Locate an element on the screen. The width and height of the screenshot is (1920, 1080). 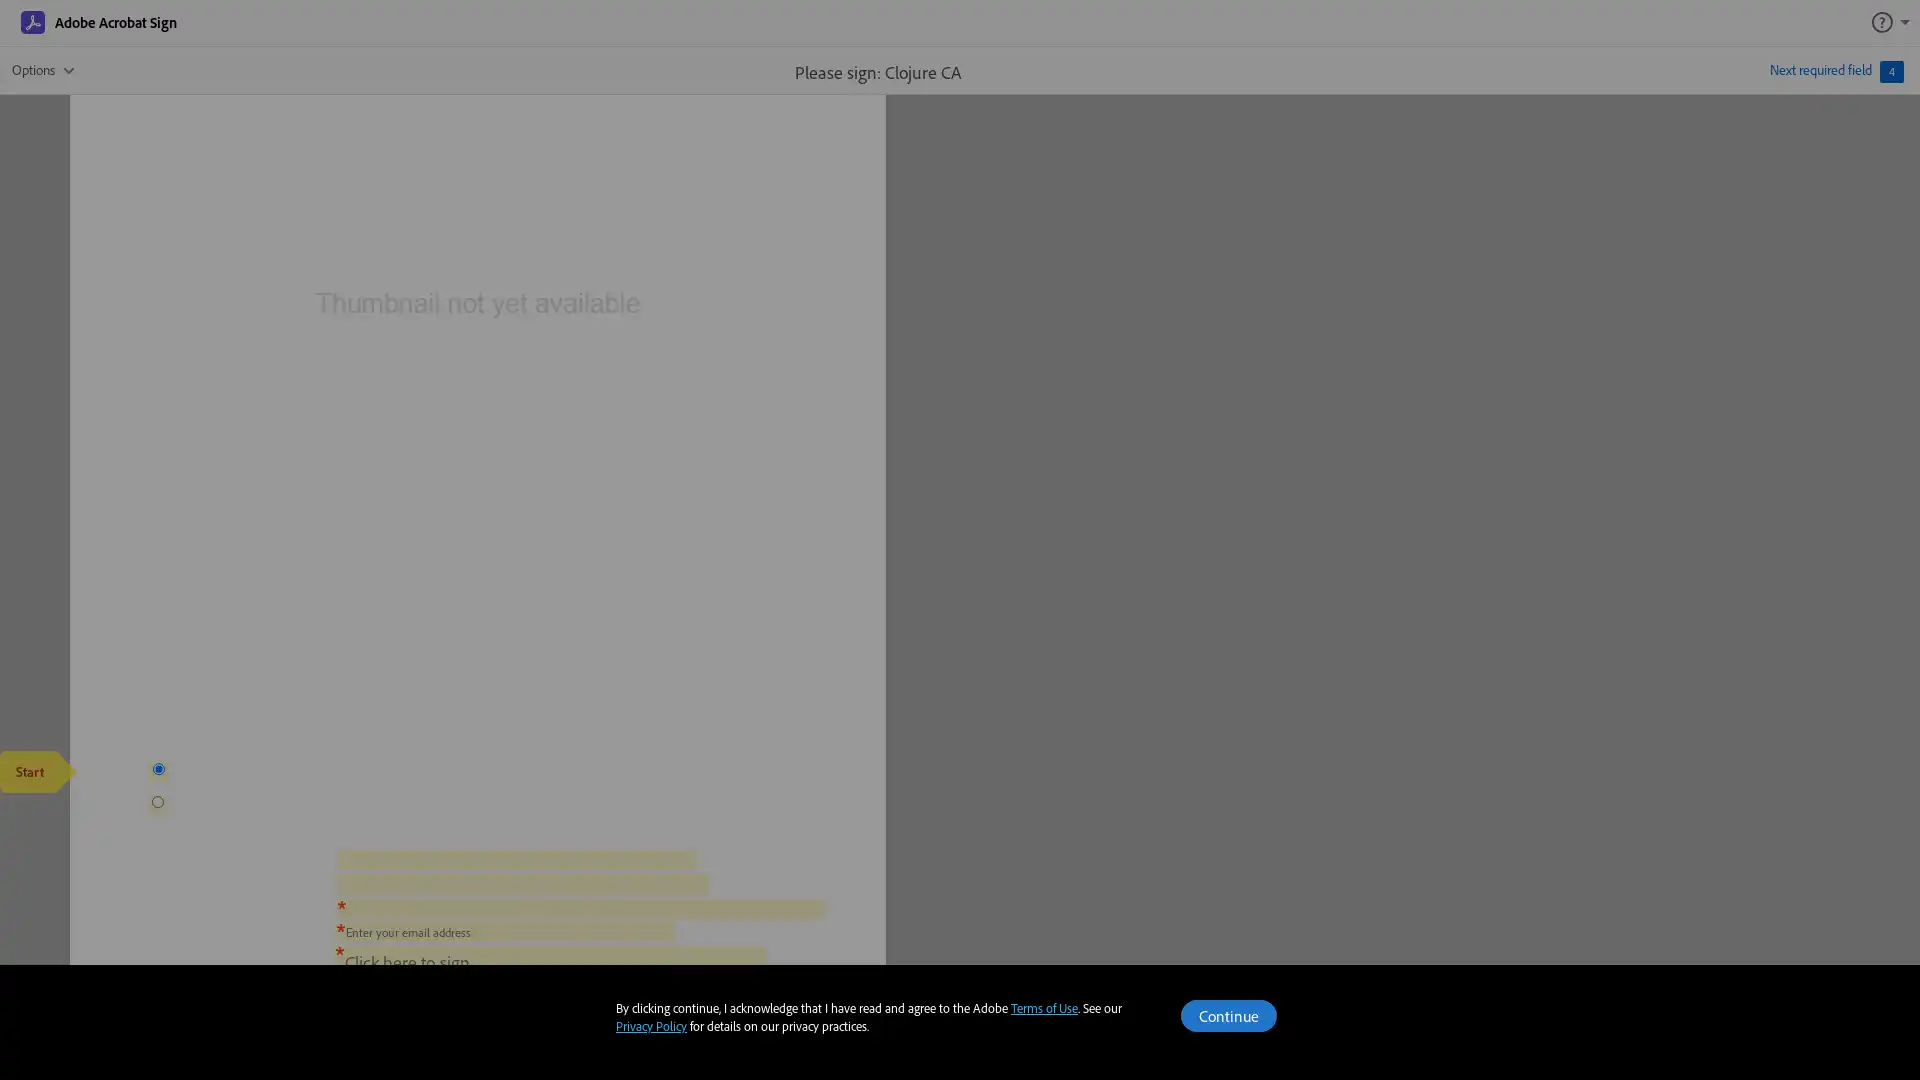
Click to sign required is located at coordinates (1032, 961).